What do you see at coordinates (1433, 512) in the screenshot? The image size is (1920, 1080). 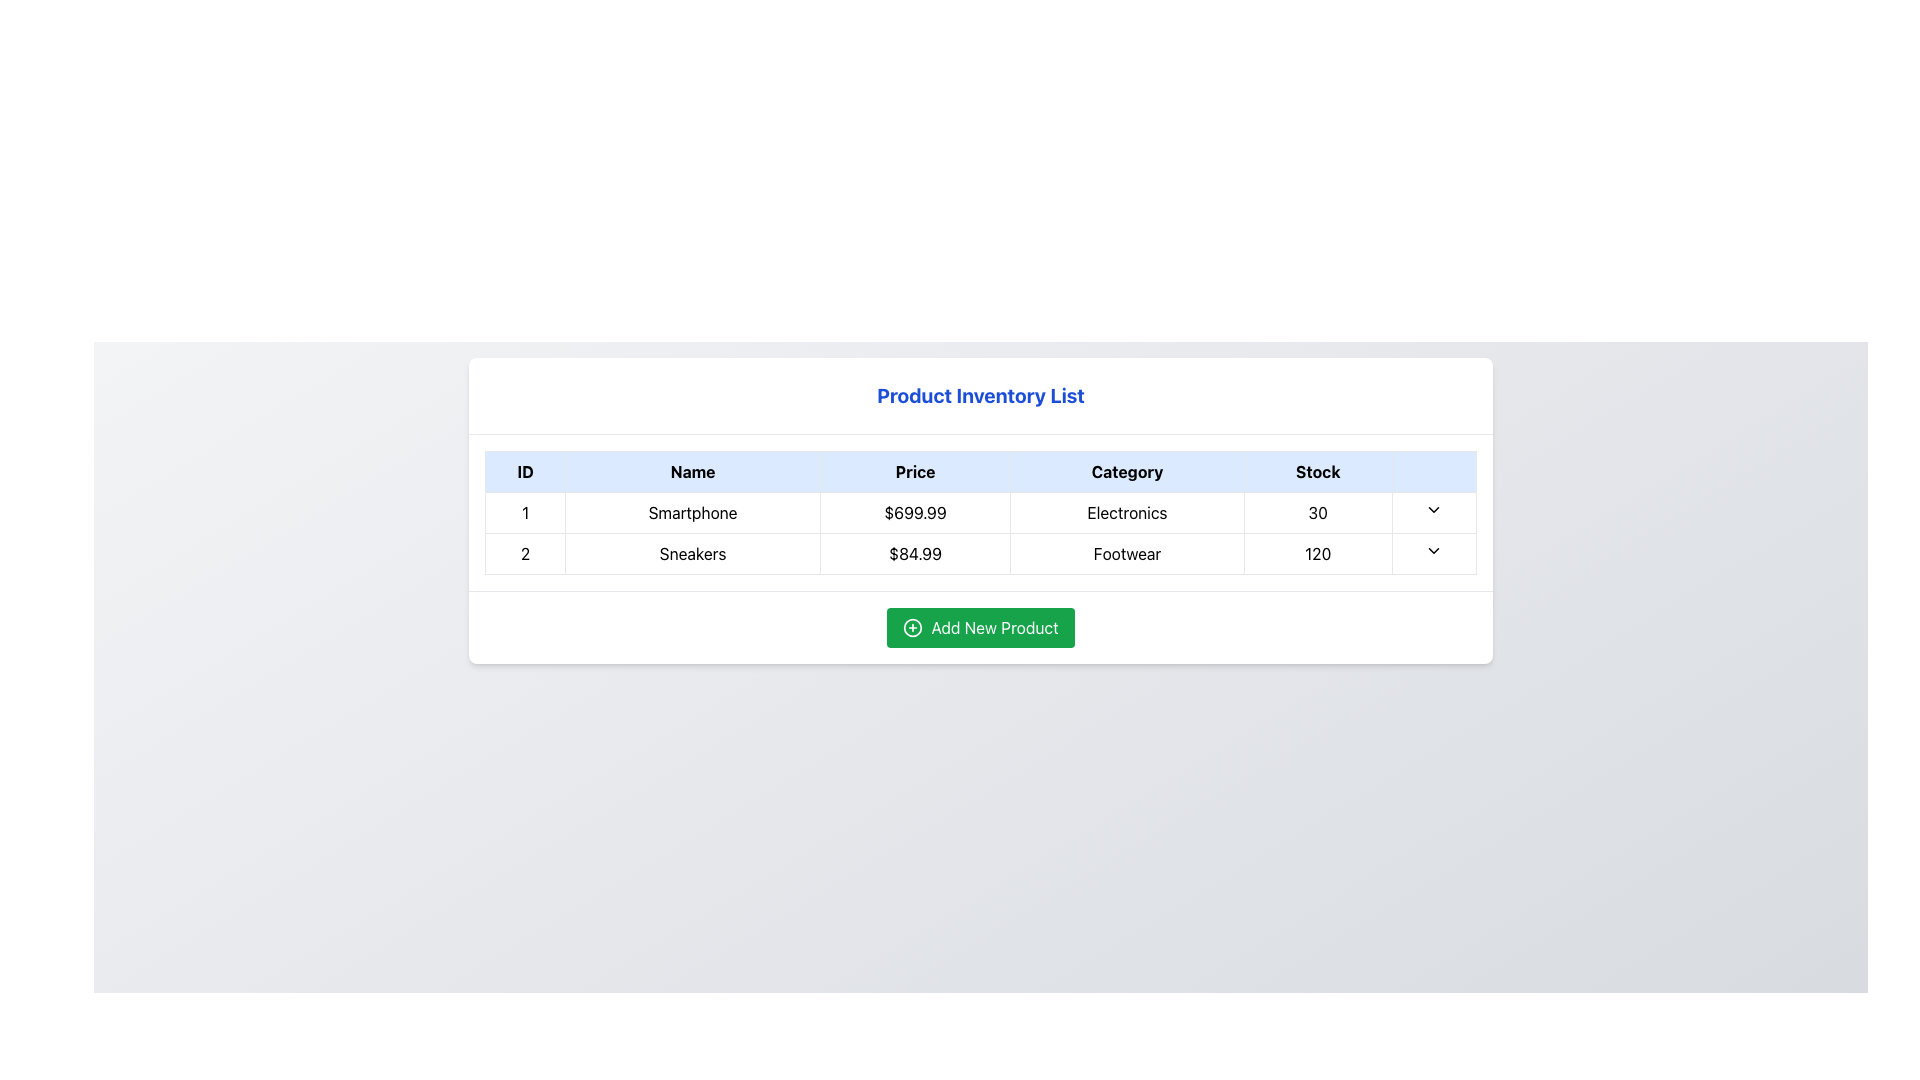 I see `the dropdown arrow icon located in the rightmost column of the table row associated with the product 'Smartphone'` at bounding box center [1433, 512].